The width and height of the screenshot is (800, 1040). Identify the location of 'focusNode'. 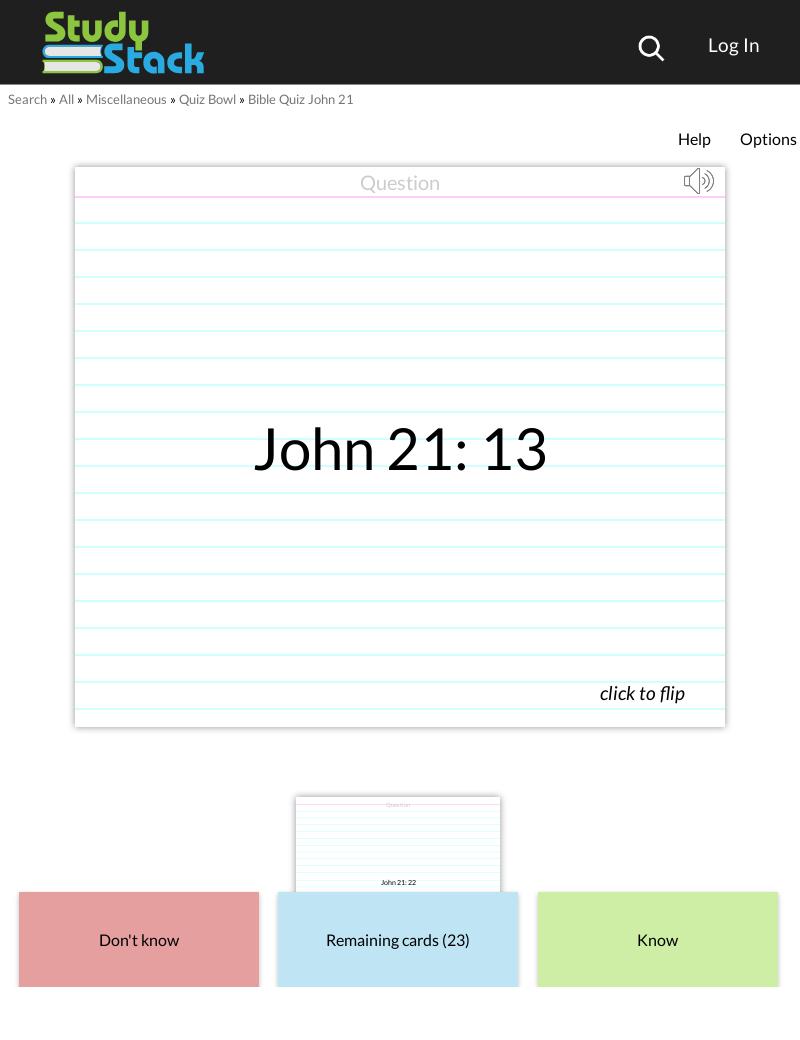
(362, 714).